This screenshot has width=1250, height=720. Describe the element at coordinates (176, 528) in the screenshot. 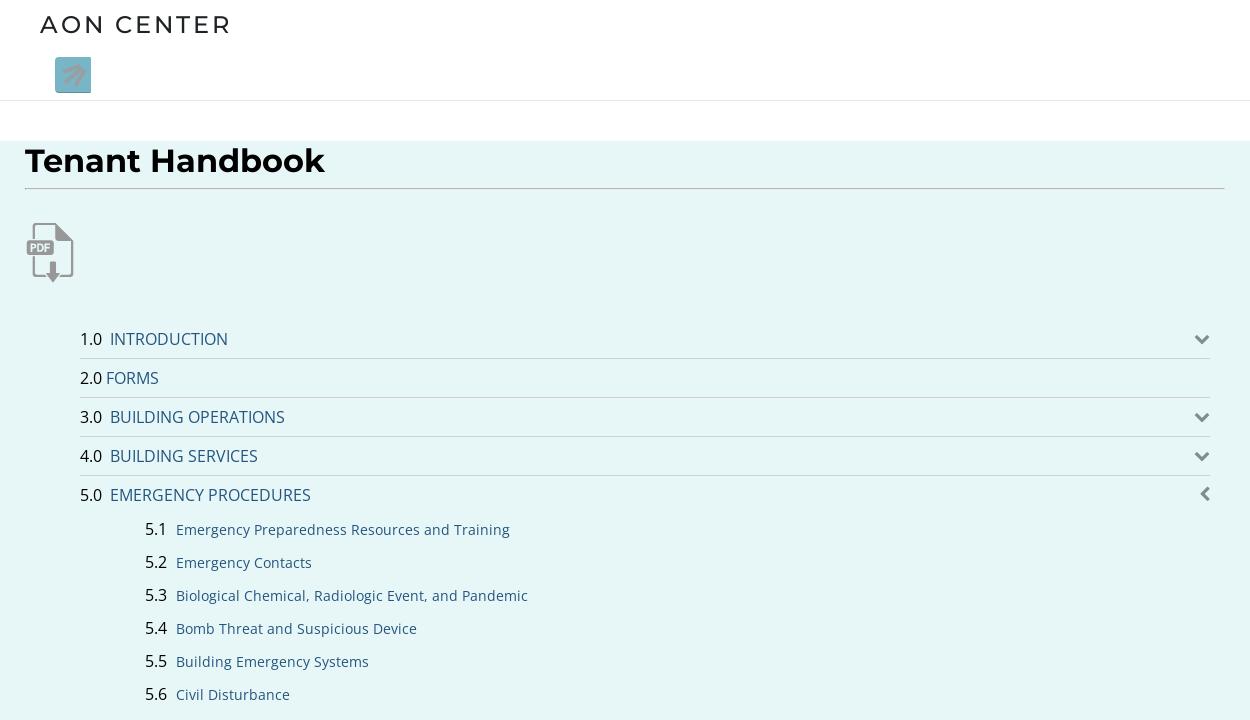

I see `'Emergency Preparedness Resources and Training'` at that location.